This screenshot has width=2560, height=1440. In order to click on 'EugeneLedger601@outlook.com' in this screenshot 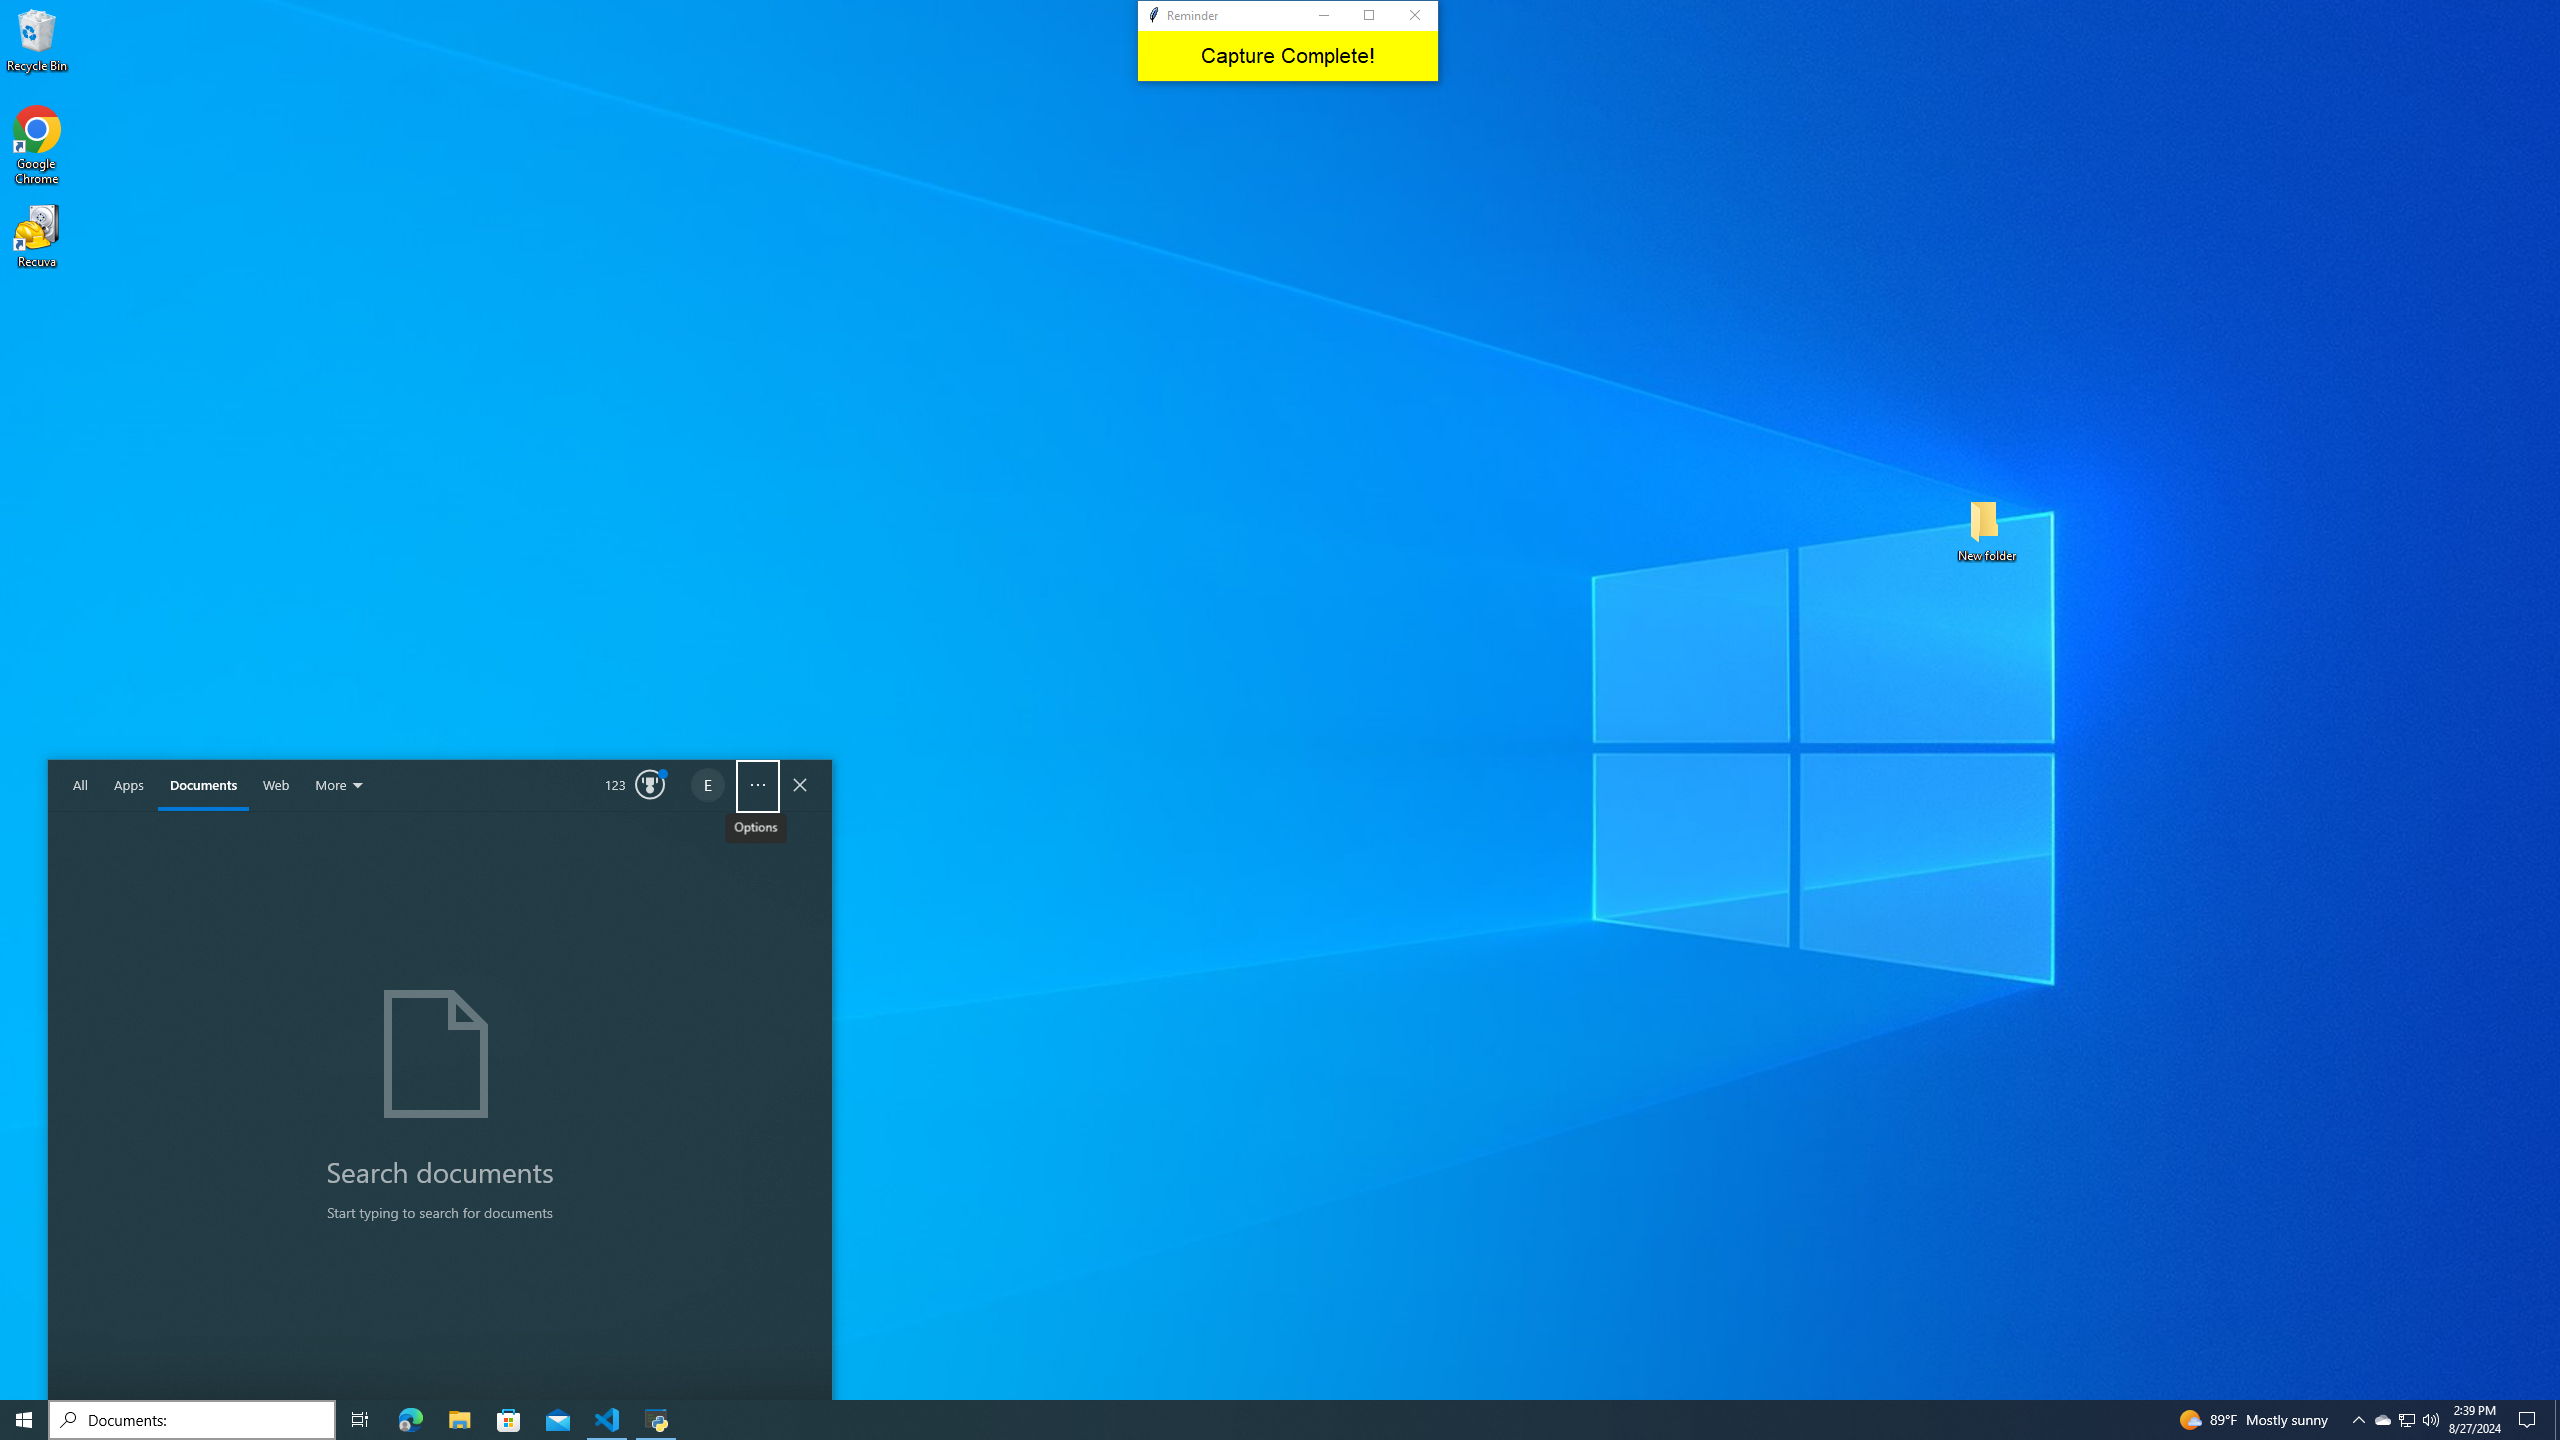, I will do `click(709, 785)`.